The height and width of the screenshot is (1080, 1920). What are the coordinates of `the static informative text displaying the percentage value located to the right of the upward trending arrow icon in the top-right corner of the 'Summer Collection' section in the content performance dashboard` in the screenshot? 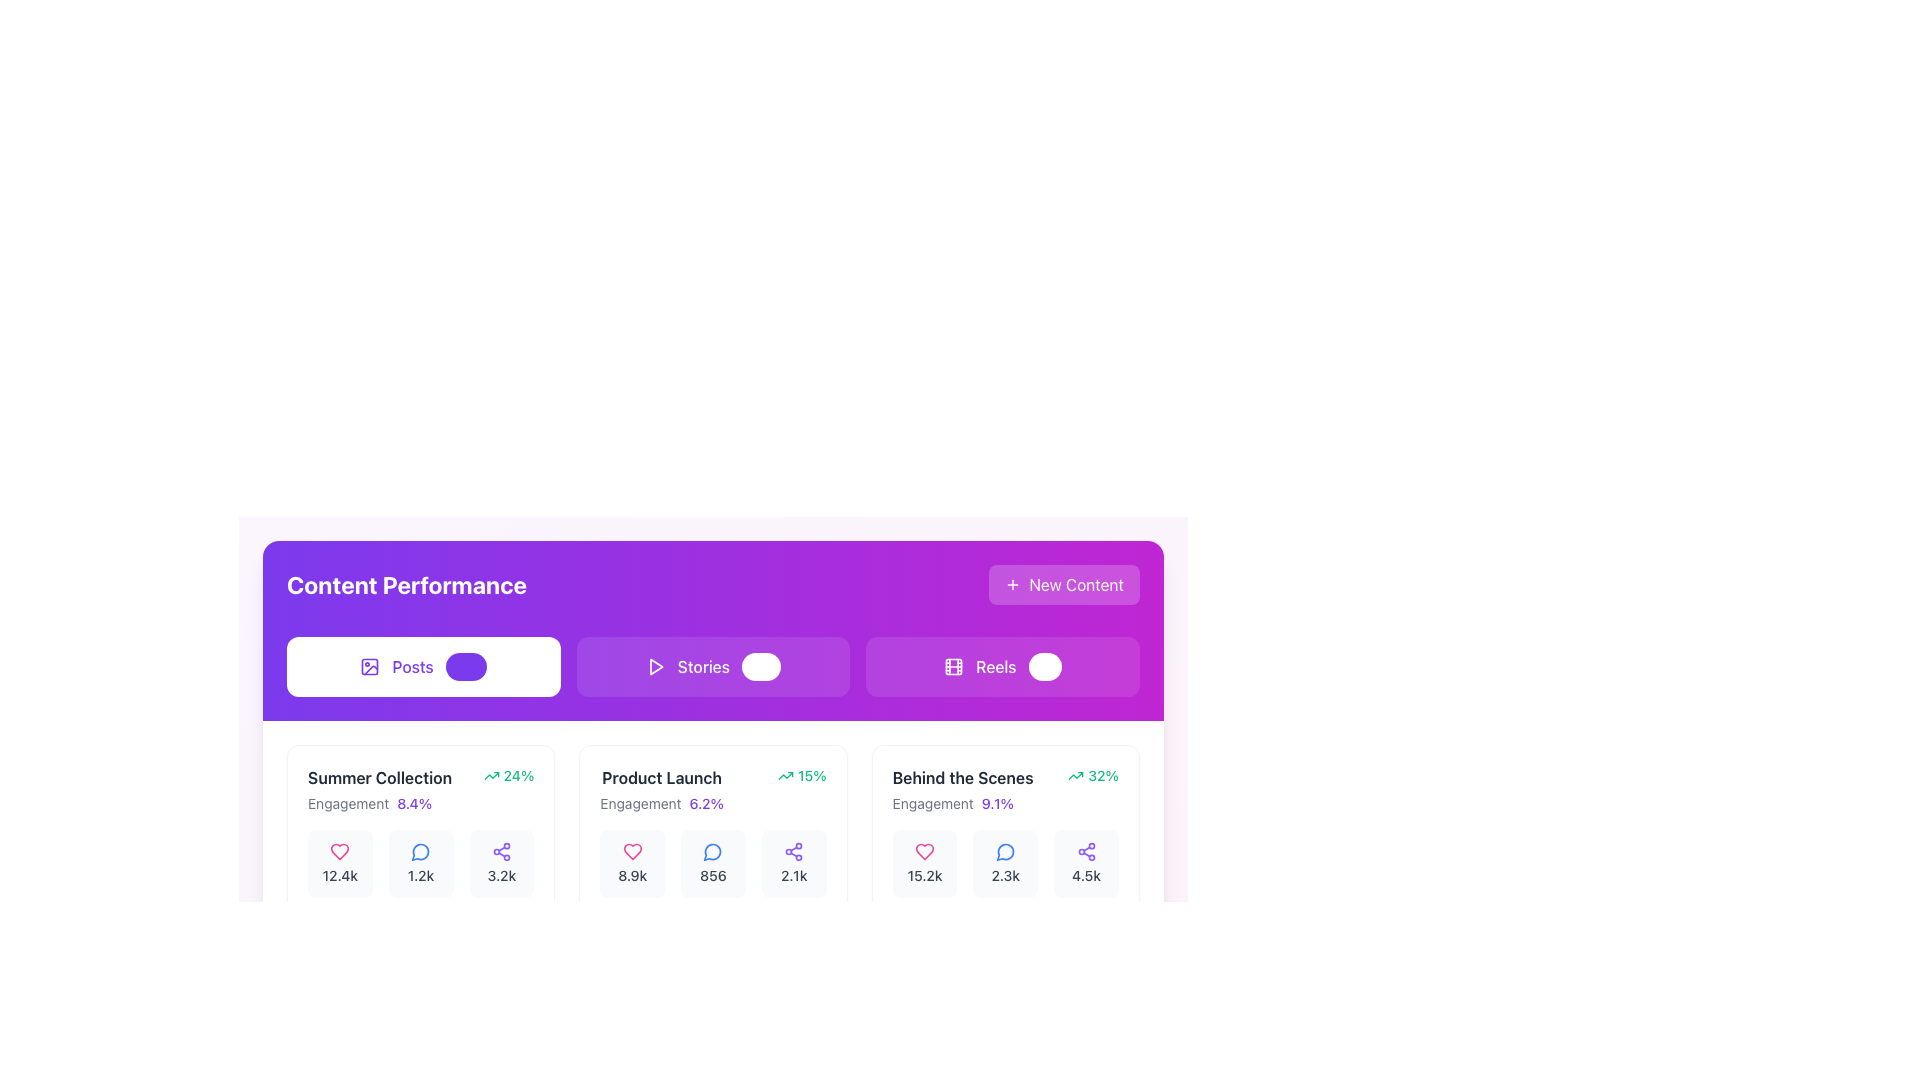 It's located at (518, 774).